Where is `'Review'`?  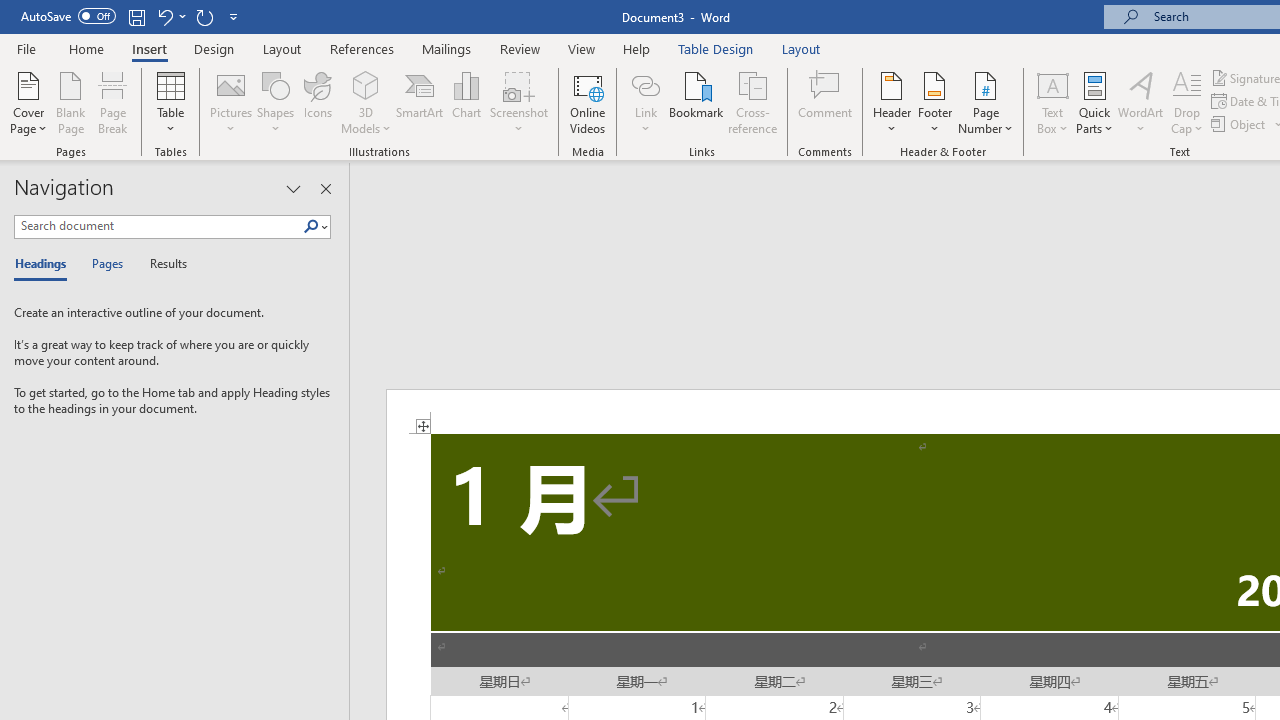 'Review' is located at coordinates (520, 48).